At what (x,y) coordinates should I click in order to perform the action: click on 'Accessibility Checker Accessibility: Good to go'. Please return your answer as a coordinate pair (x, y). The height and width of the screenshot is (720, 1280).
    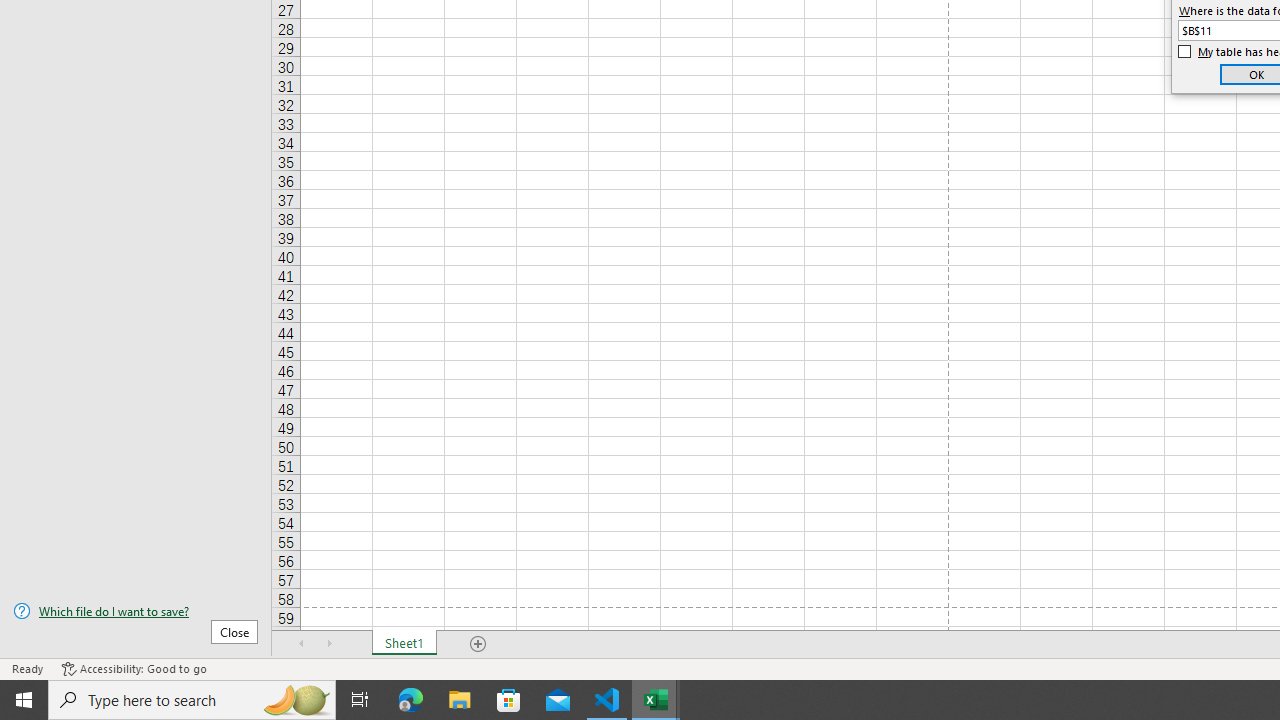
    Looking at the image, I should click on (133, 669).